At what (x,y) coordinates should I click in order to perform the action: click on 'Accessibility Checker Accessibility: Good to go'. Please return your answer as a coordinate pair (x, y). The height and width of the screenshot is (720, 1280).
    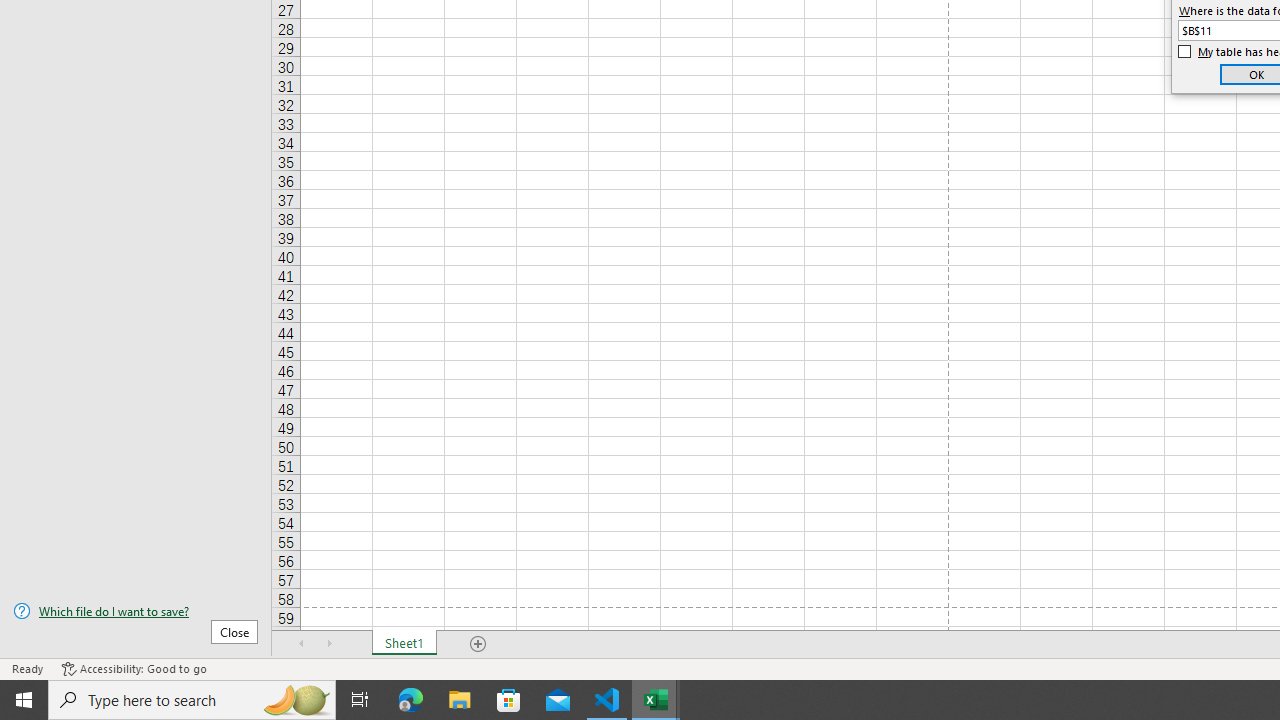
    Looking at the image, I should click on (133, 669).